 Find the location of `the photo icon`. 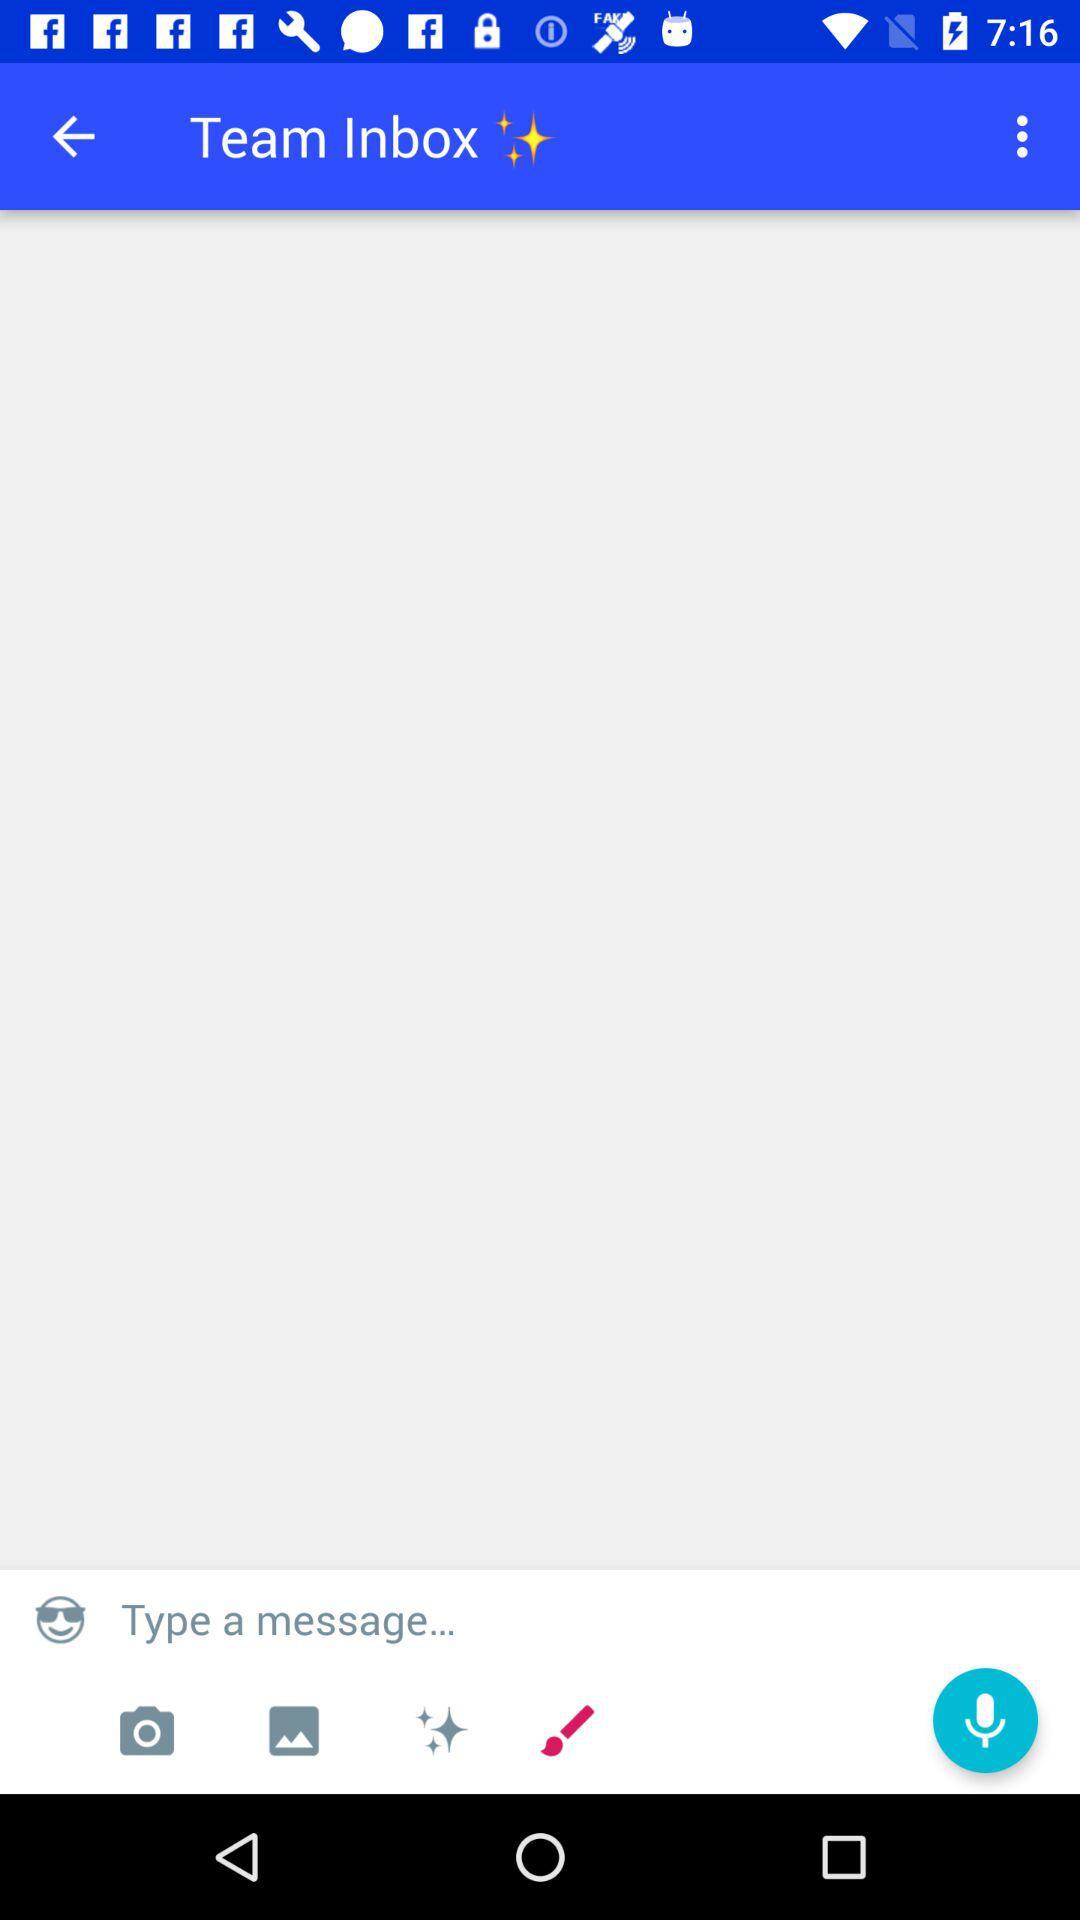

the photo icon is located at coordinates (145, 1730).